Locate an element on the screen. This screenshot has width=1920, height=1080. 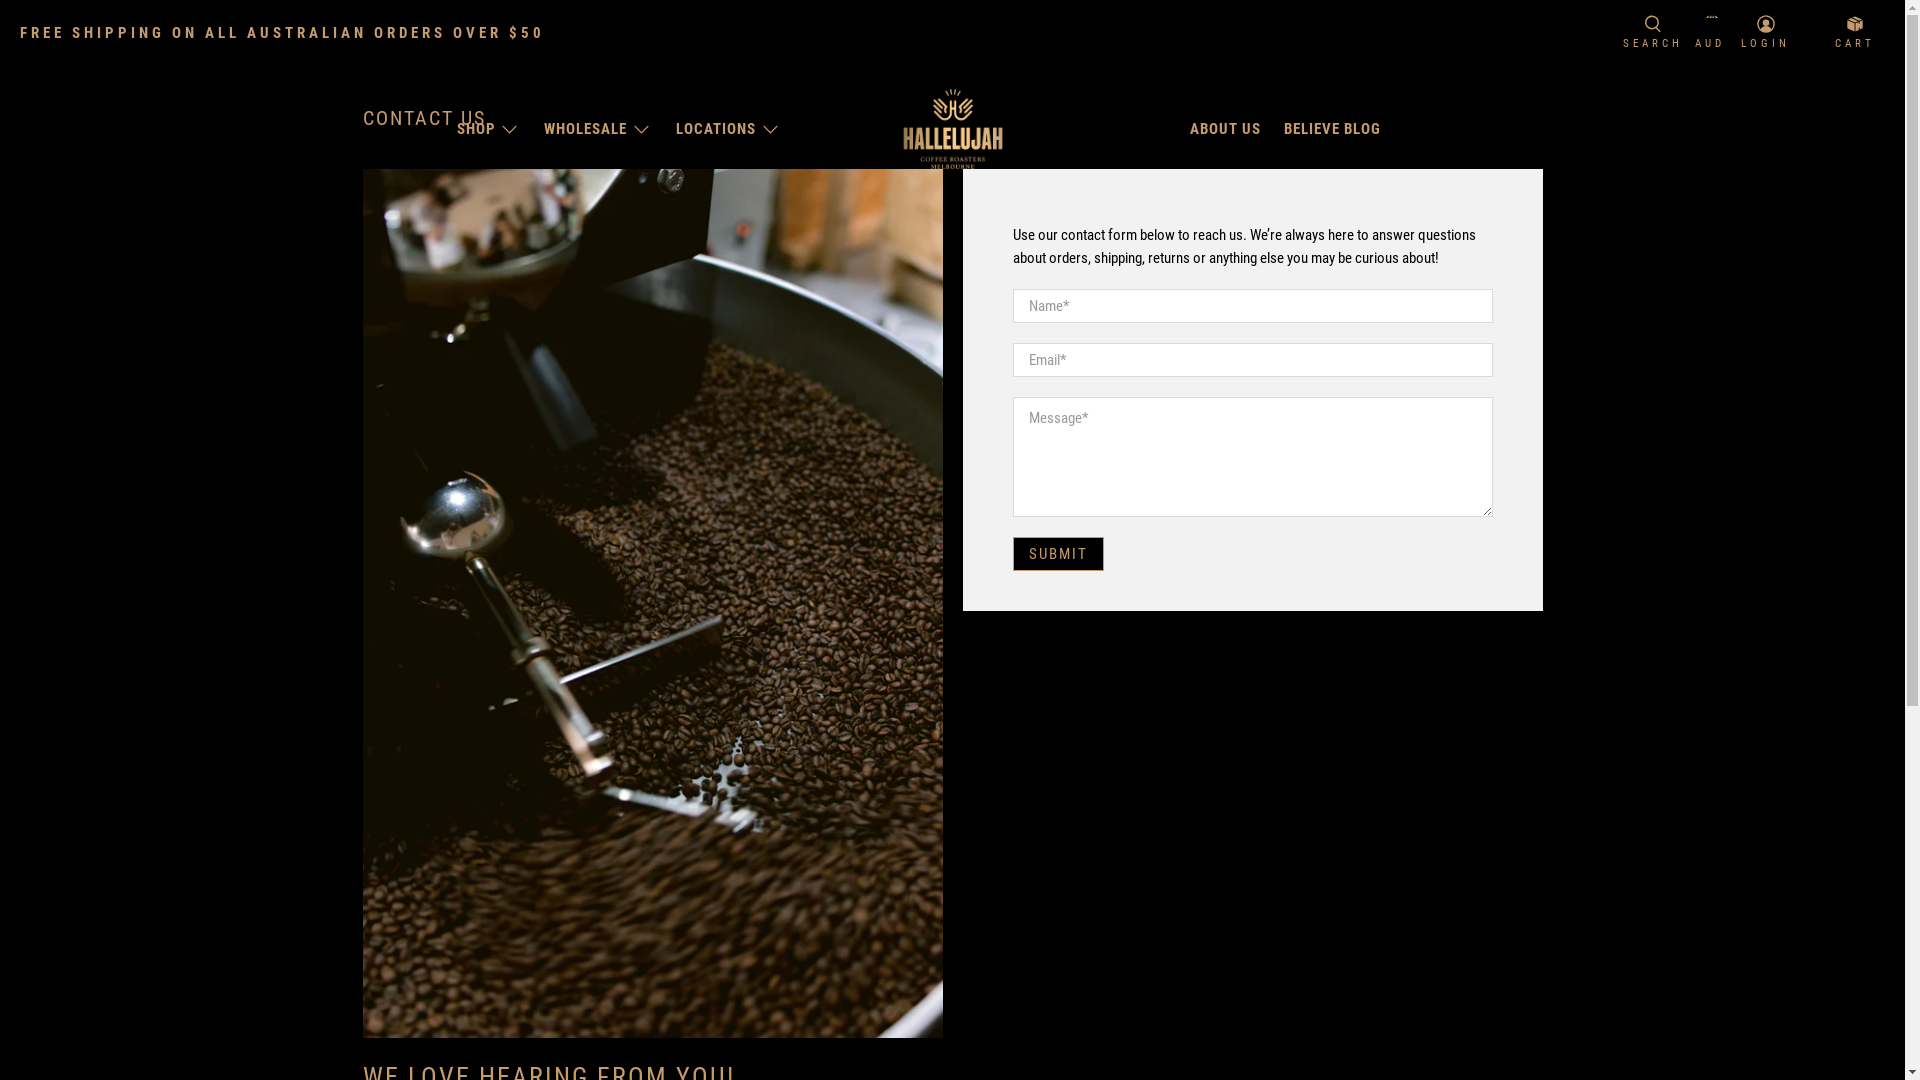
'SHOP' is located at coordinates (444, 129).